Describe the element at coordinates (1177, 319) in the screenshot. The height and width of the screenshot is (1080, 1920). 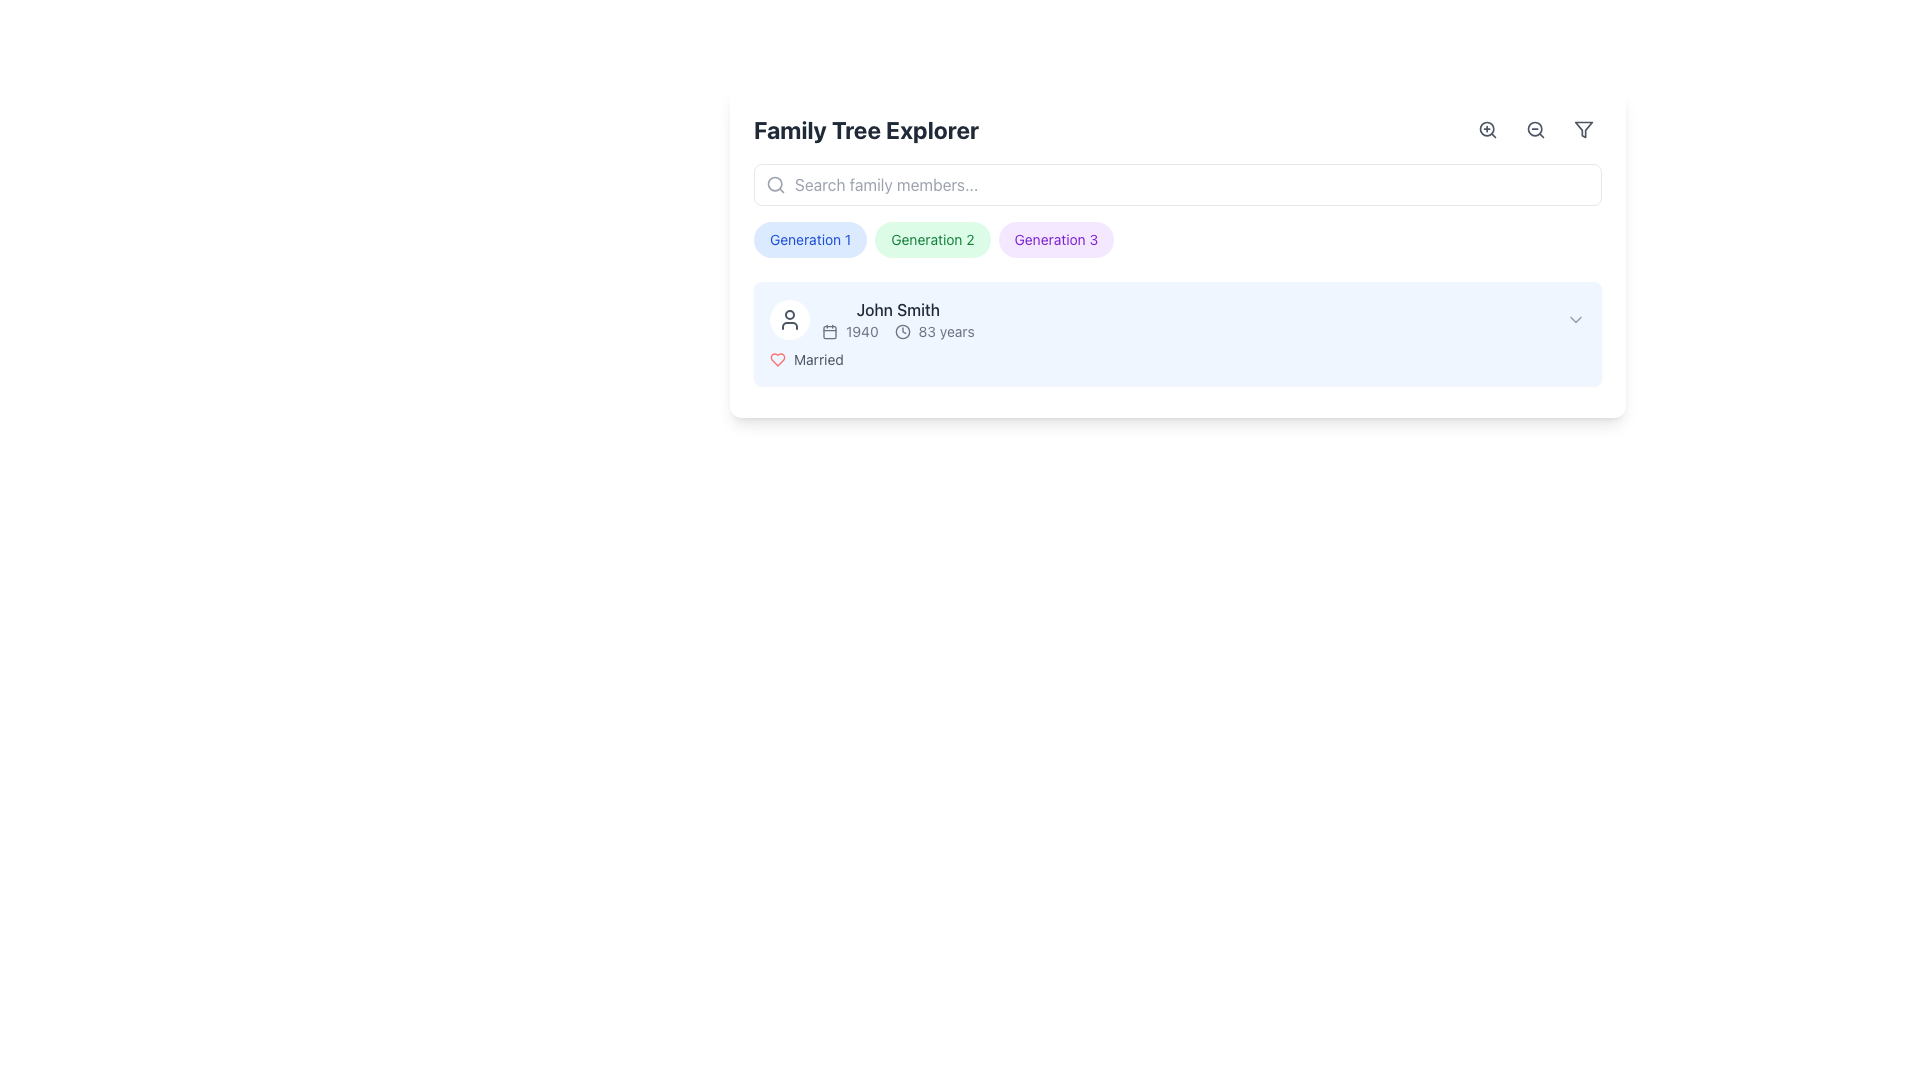
I see `icons for additional details in the Information display row that contains the name 'John Smith', year '1940', and age '83 years'` at that location.